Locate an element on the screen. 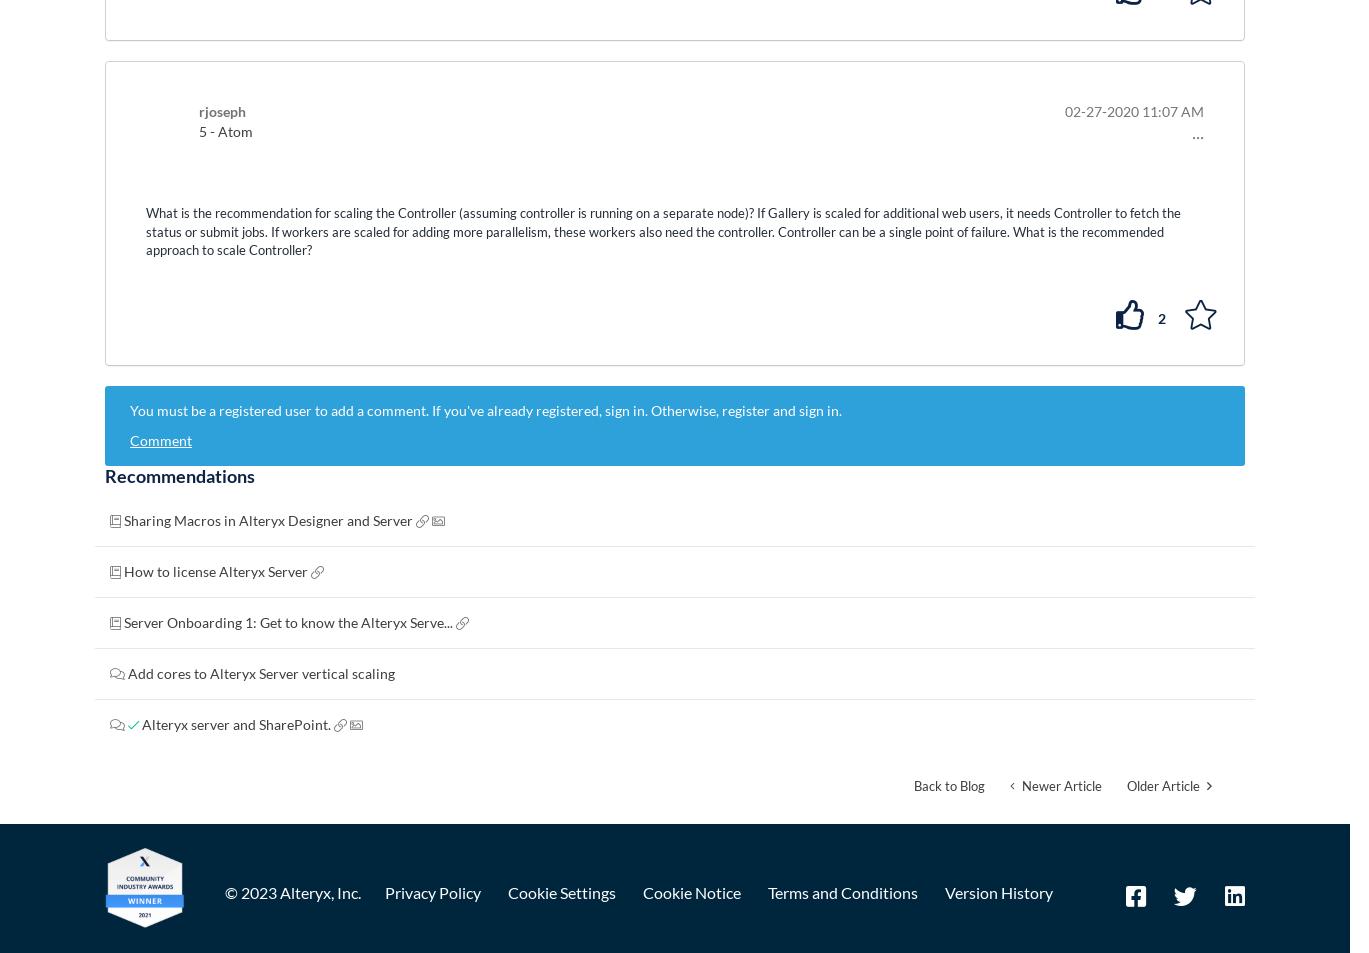  'Version History' is located at coordinates (998, 891).